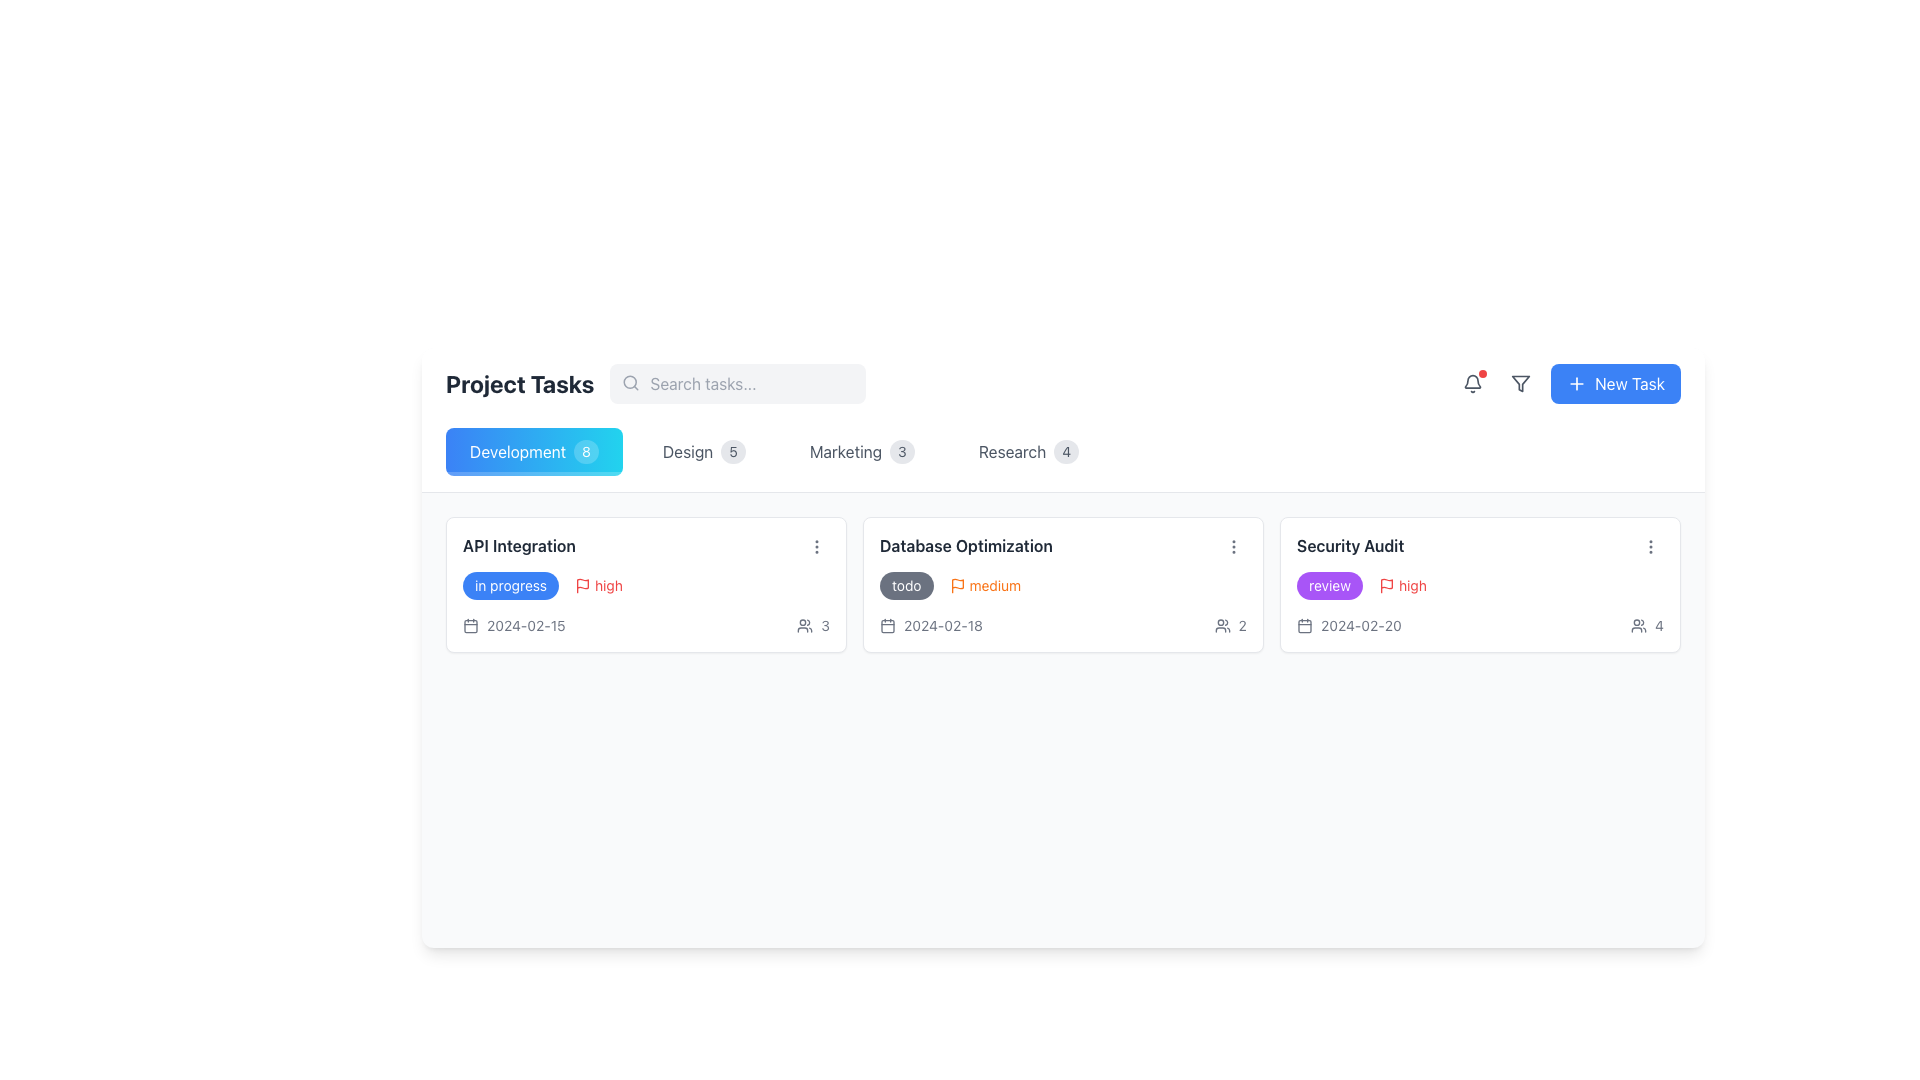 The height and width of the screenshot is (1080, 1920). What do you see at coordinates (1401, 585) in the screenshot?
I see `the high priority indicator text with icon located in the 'Security Audit' card, positioned below the 'review' label and aligned horizontally` at bounding box center [1401, 585].